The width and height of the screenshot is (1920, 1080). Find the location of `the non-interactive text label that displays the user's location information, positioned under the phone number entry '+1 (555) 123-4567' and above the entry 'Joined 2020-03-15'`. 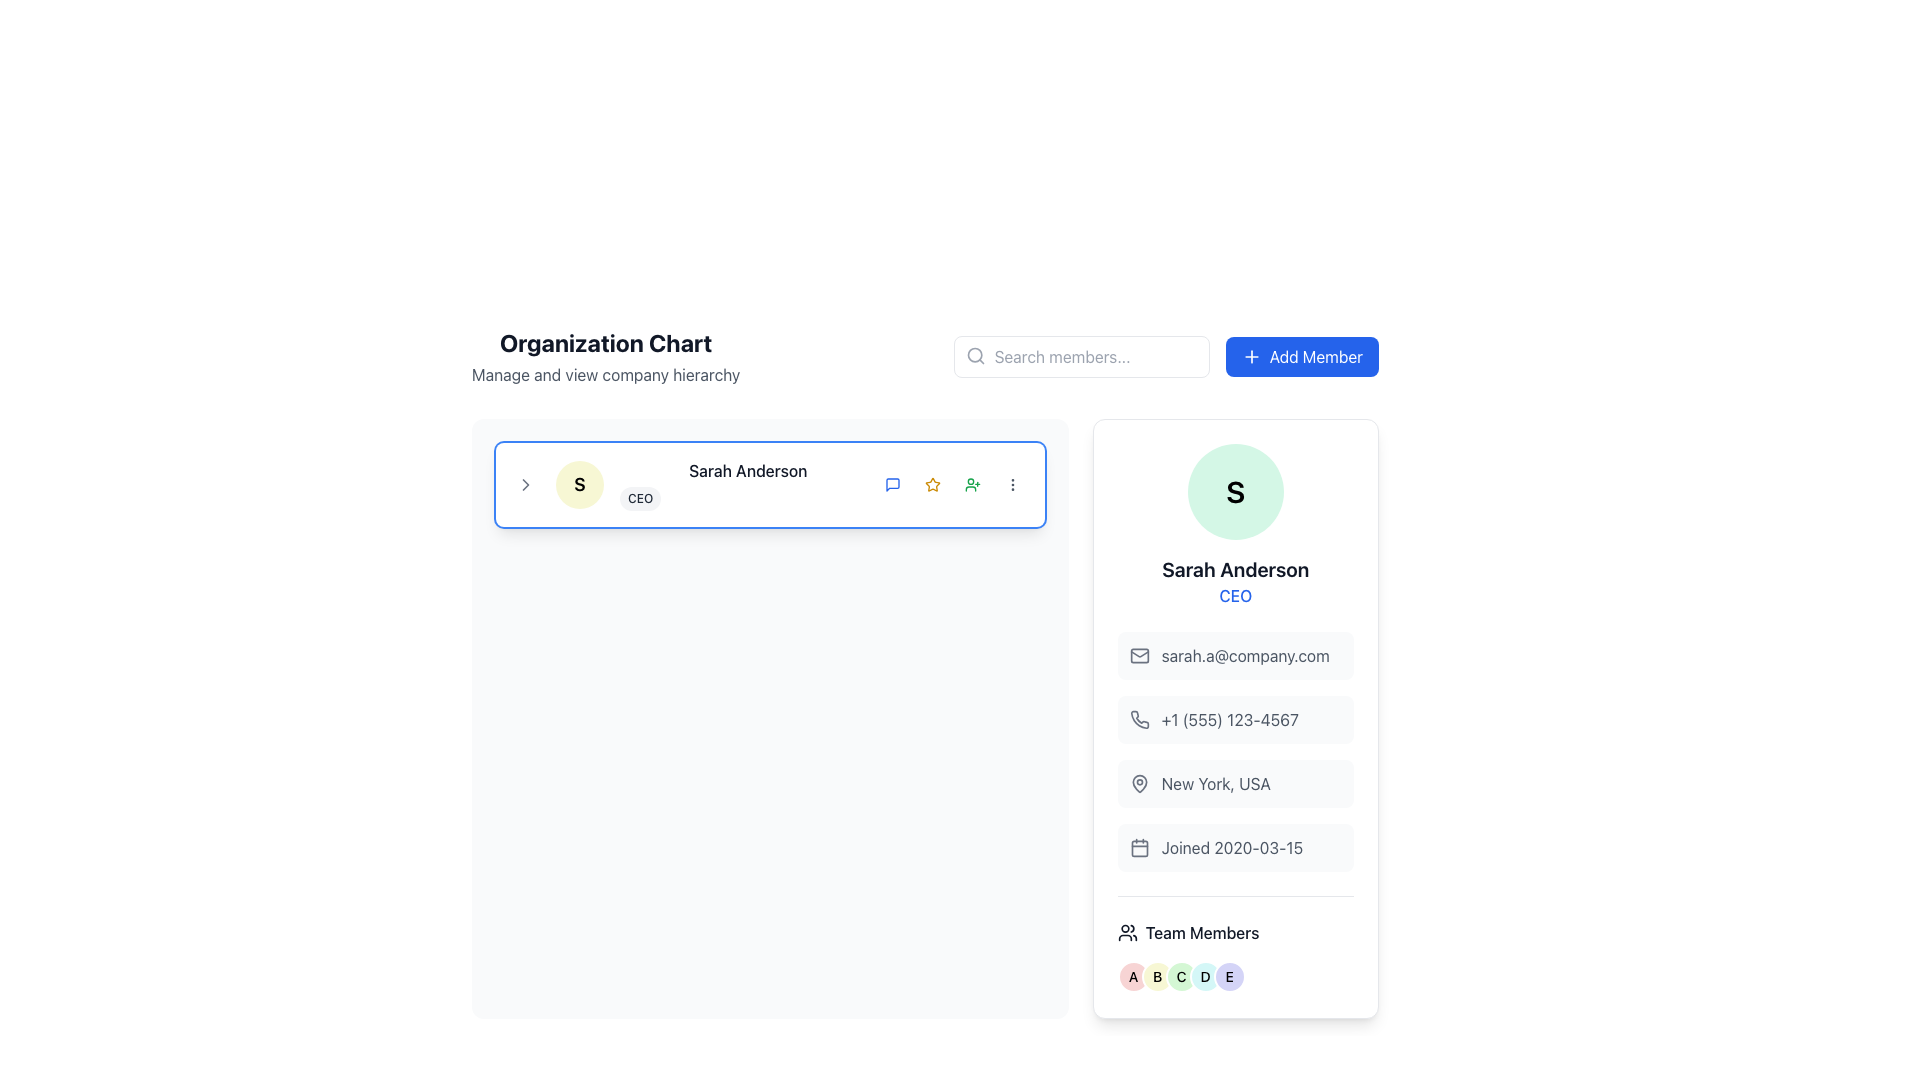

the non-interactive text label that displays the user's location information, positioned under the phone number entry '+1 (555) 123-4567' and above the entry 'Joined 2020-03-15' is located at coordinates (1234, 782).